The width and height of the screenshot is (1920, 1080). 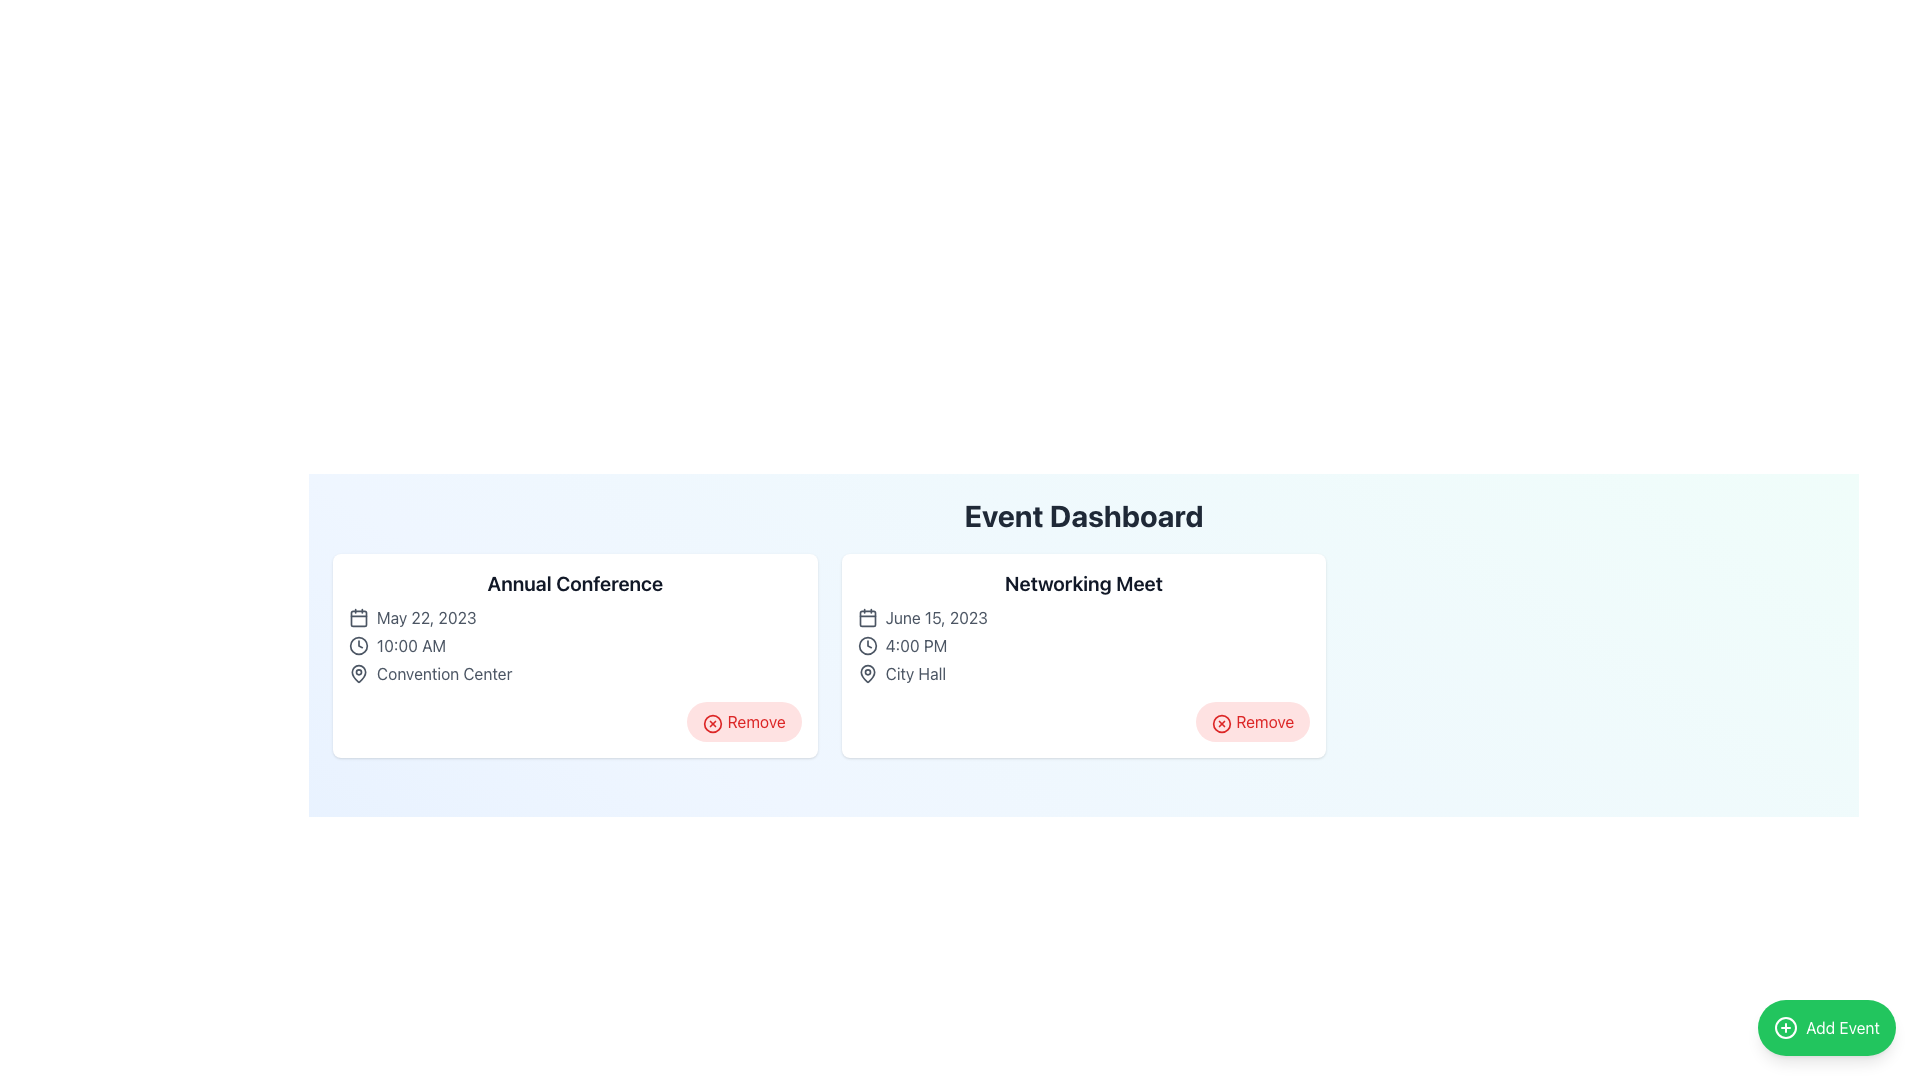 What do you see at coordinates (713, 723) in the screenshot?
I see `the 'Remove' button located at the bottom-right corner of the 'Annual Conference' card` at bounding box center [713, 723].